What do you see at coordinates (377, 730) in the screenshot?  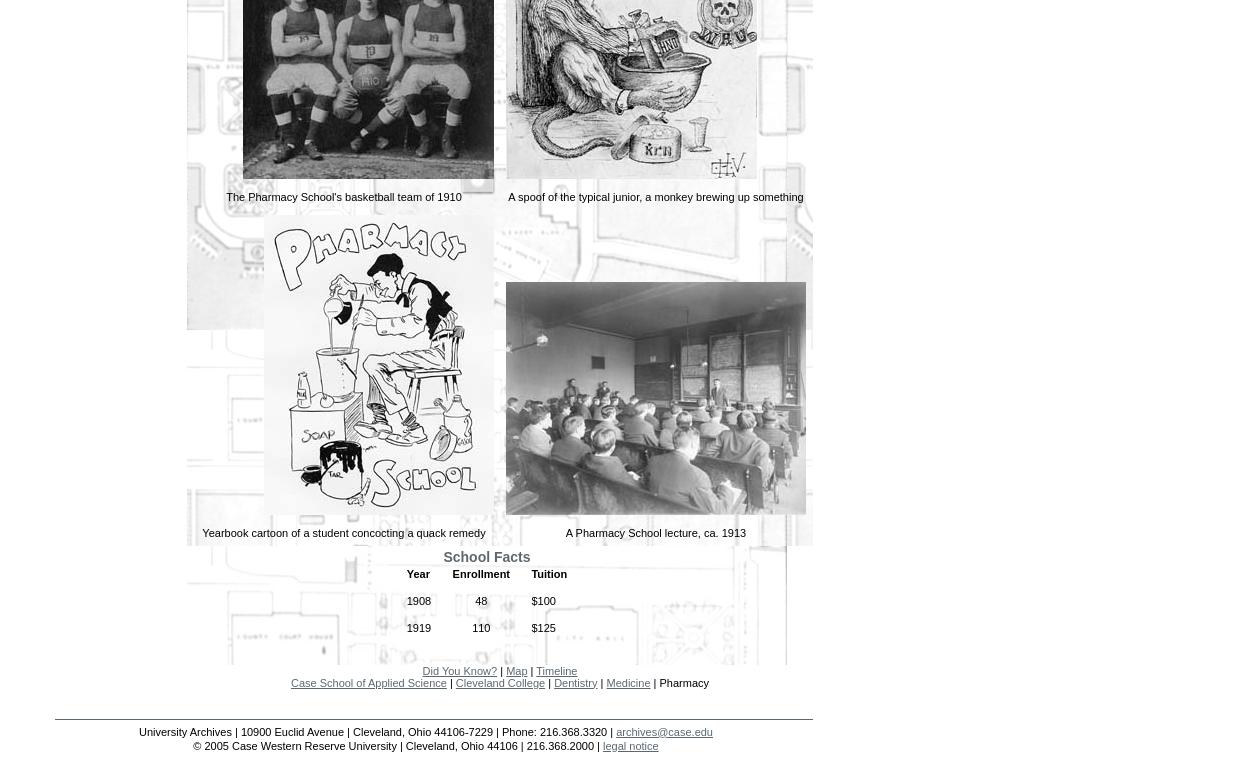 I see `'University Archives | 10900 Euclid Avenue | Cleveland, Ohio 44106-7229 | Phone: 216.368.3320 |'` at bounding box center [377, 730].